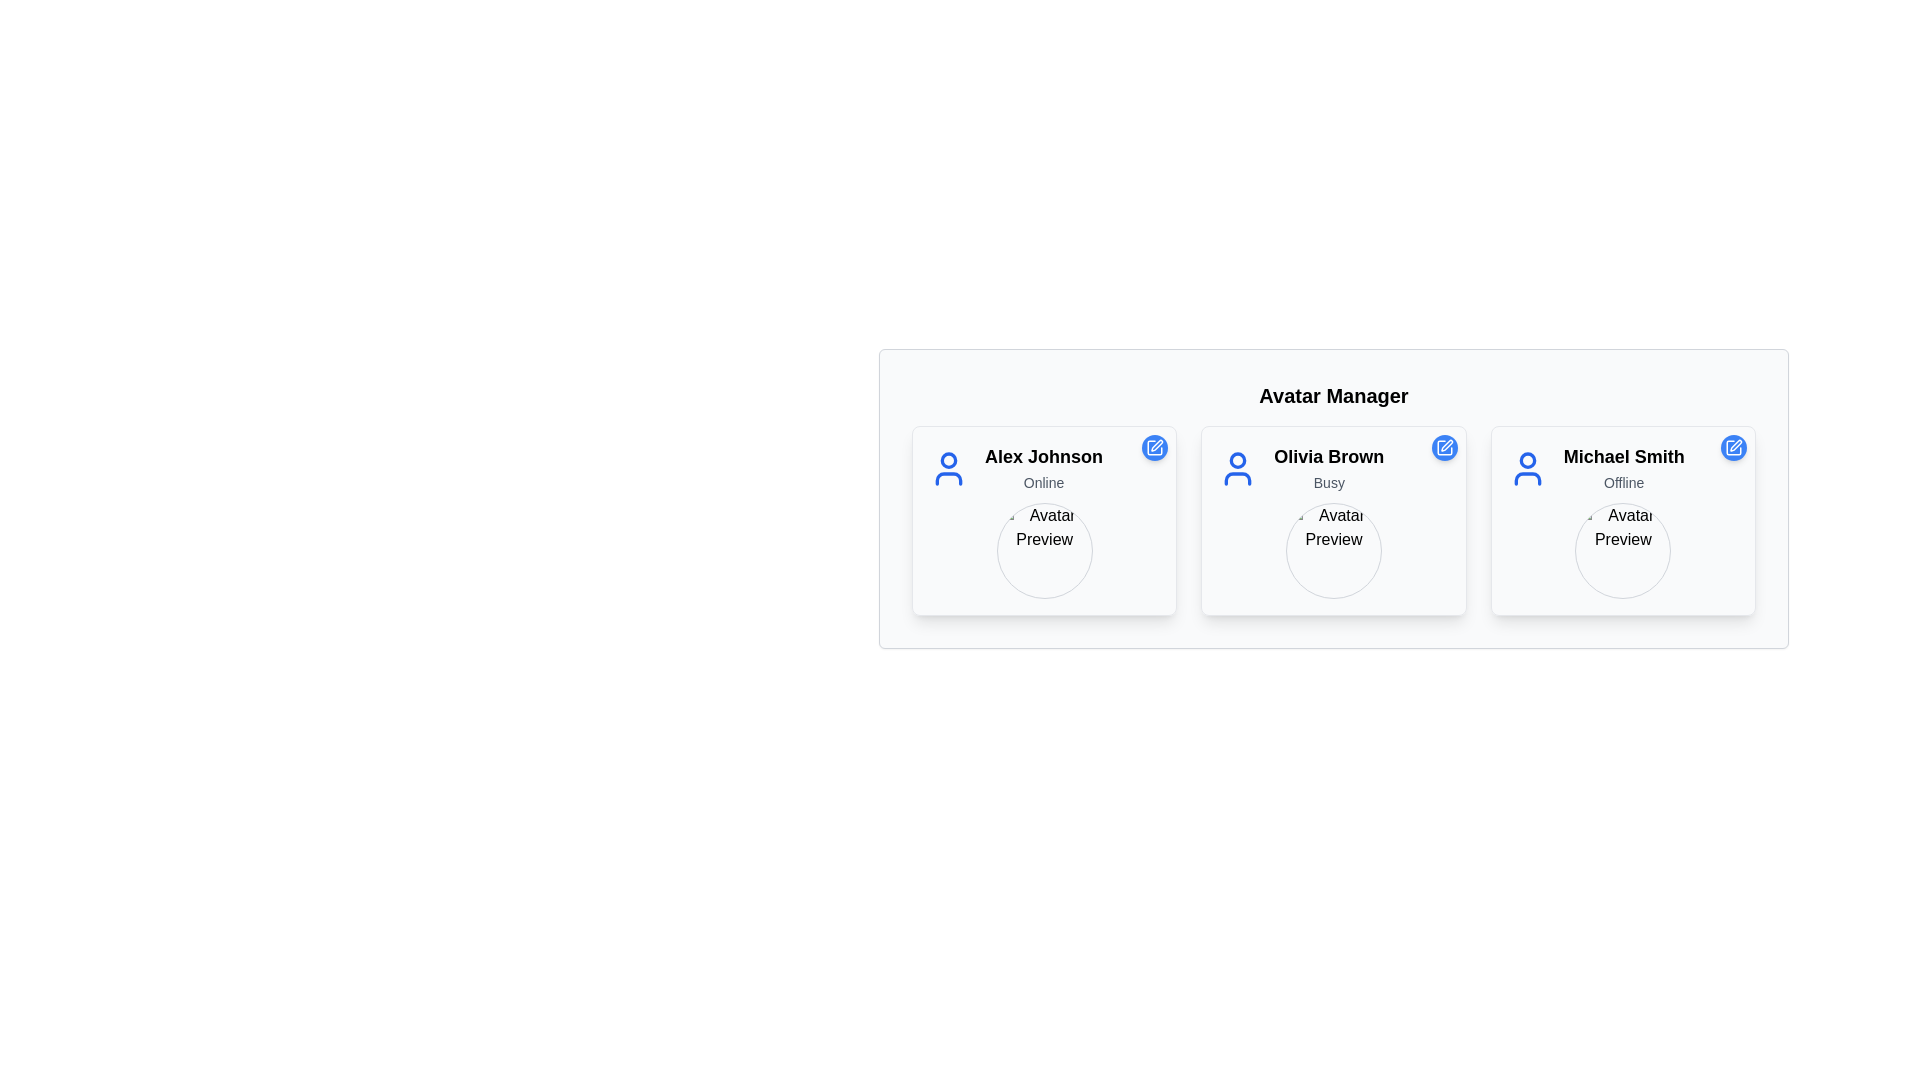  Describe the element at coordinates (1155, 446) in the screenshot. I see `the edit button located at the top-right corner of the user card for 'Alex Johnson'` at that location.